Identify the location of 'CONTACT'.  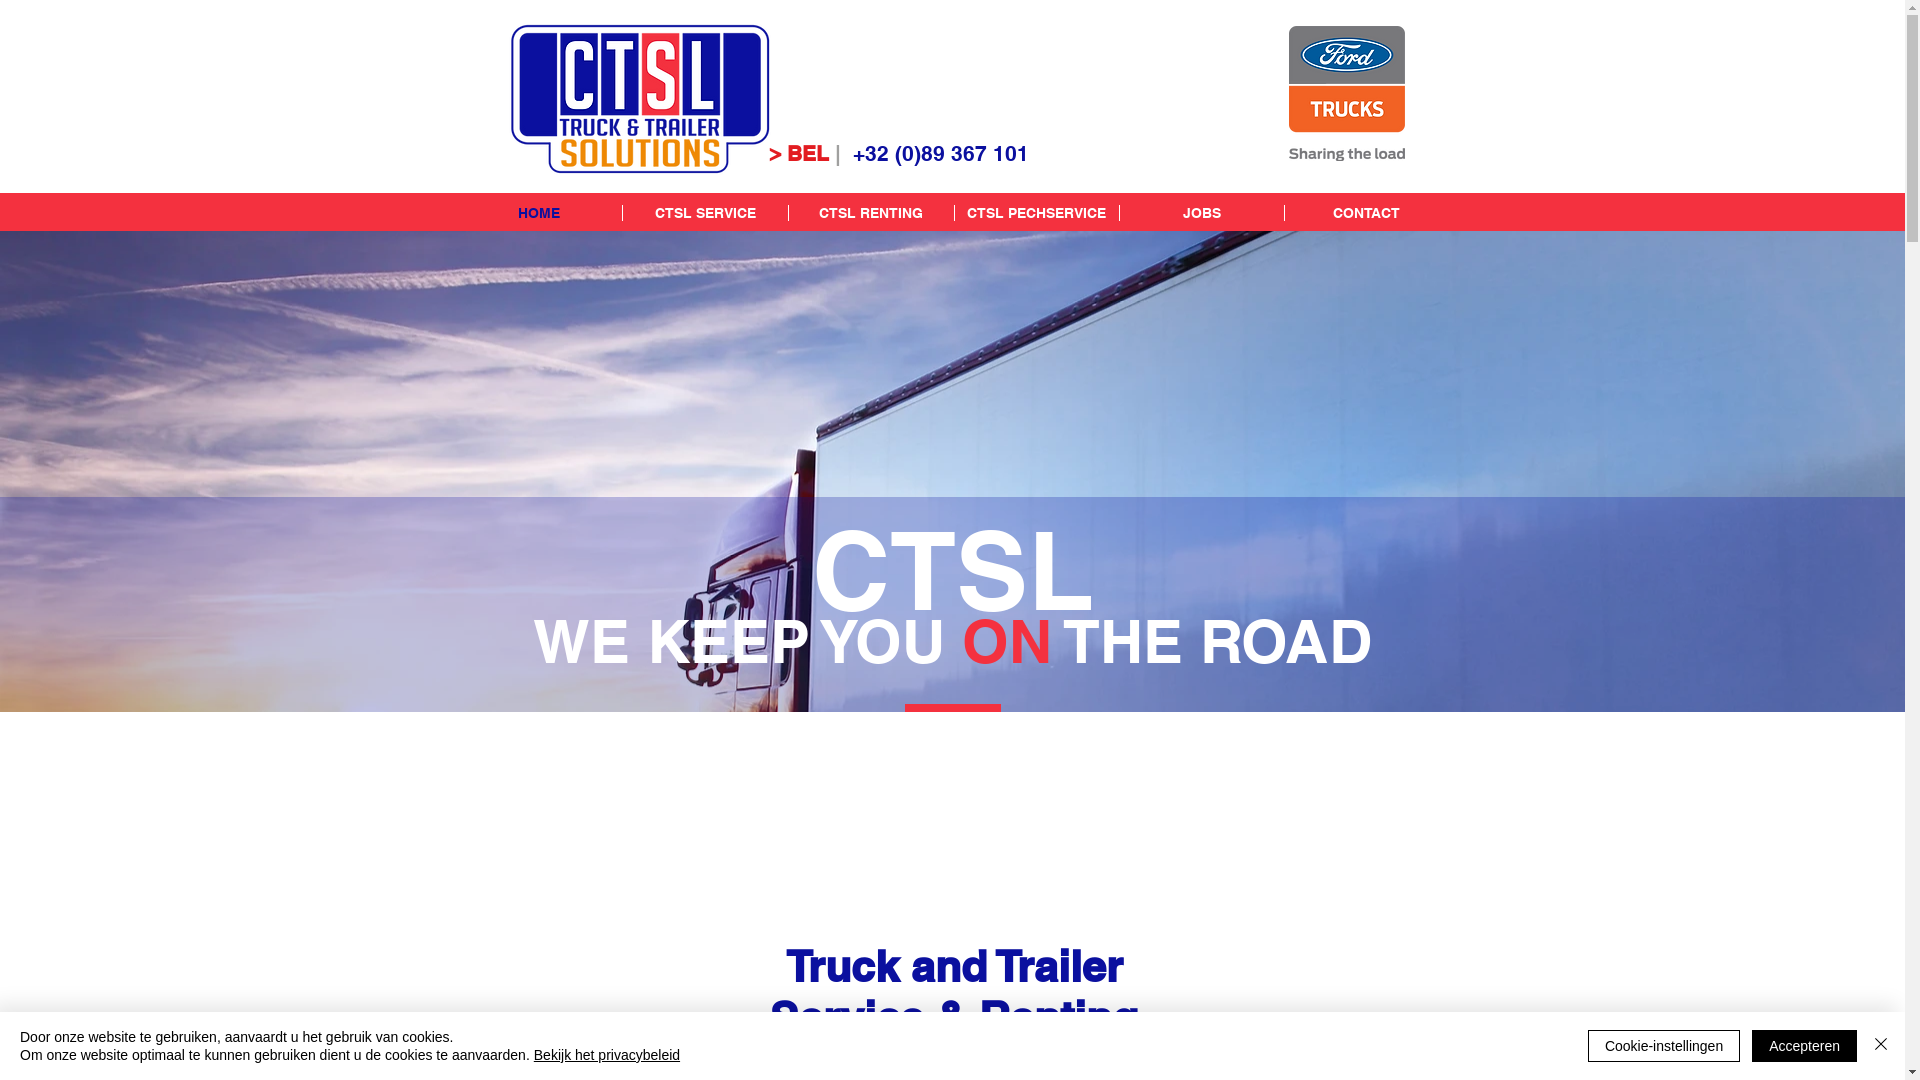
(1365, 212).